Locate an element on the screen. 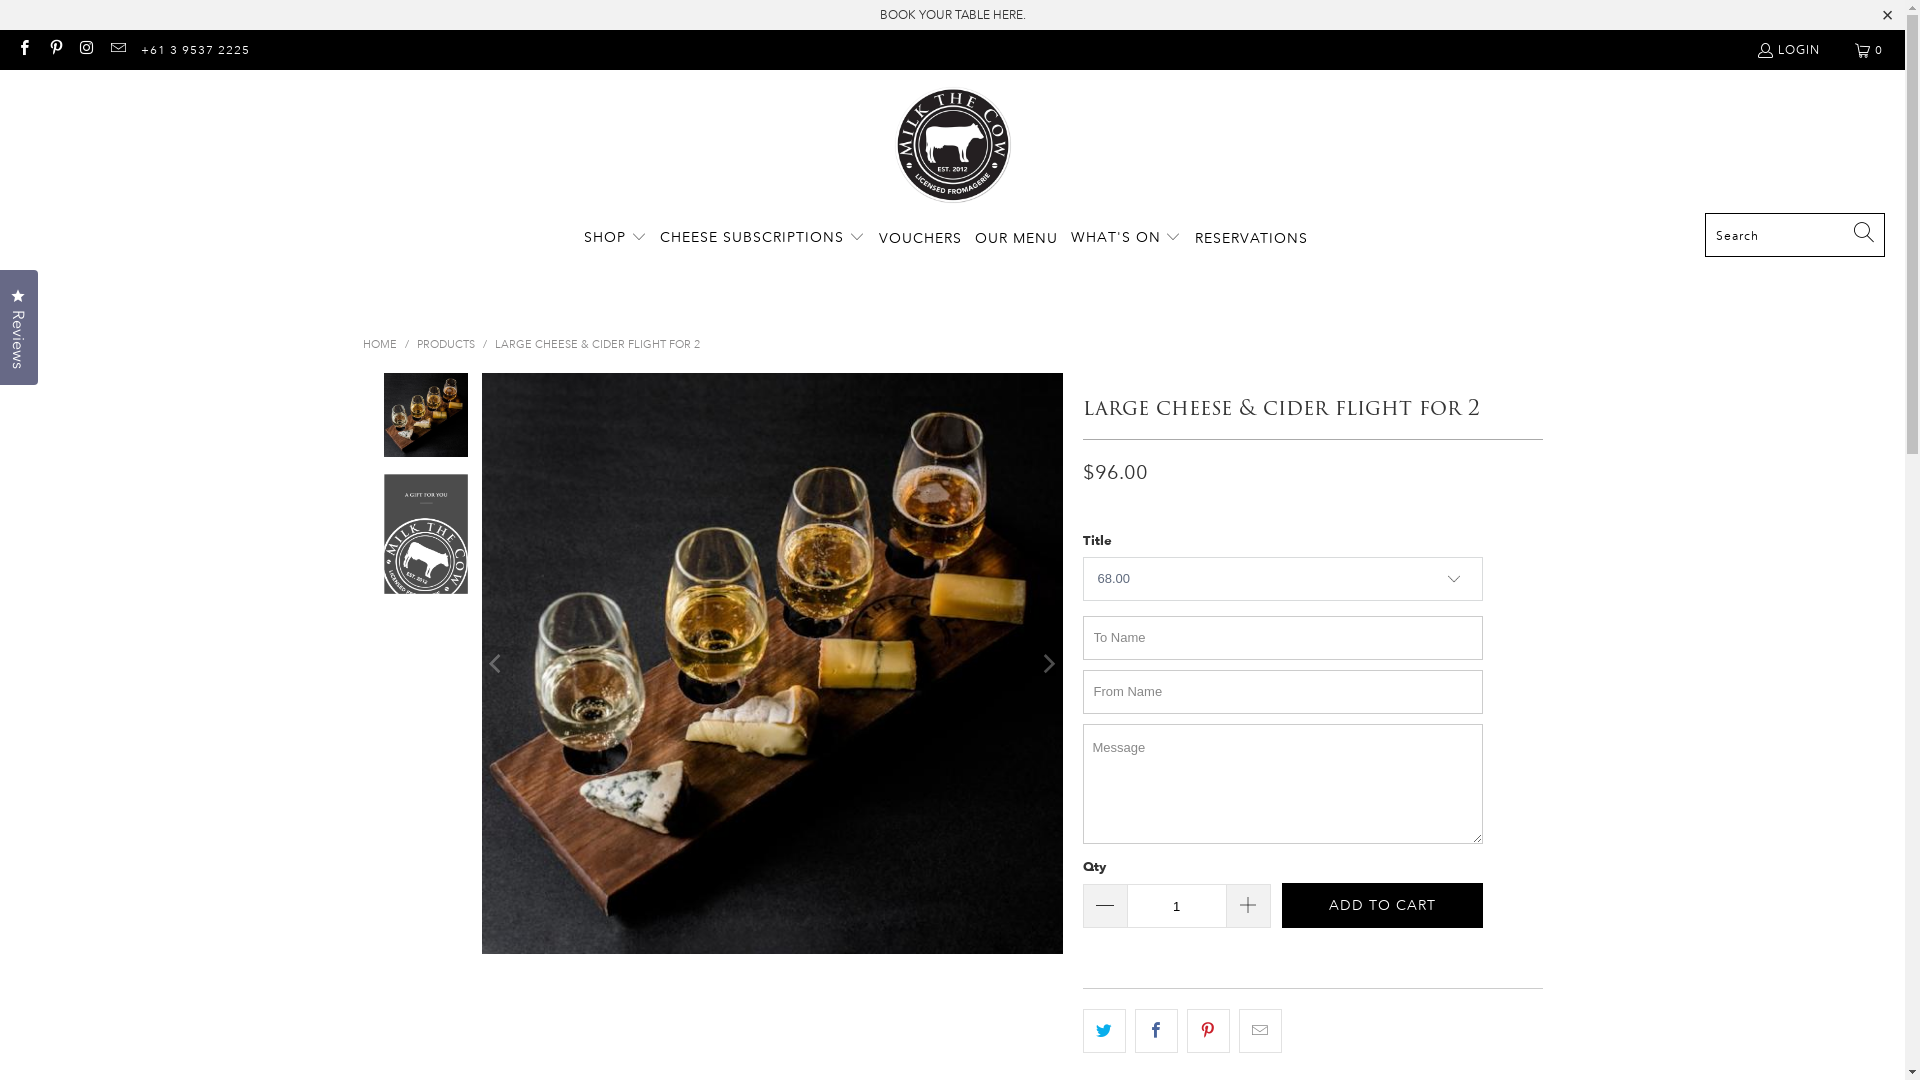  'Milk the Cow Licensed Fromagerie' is located at coordinates (952, 145).